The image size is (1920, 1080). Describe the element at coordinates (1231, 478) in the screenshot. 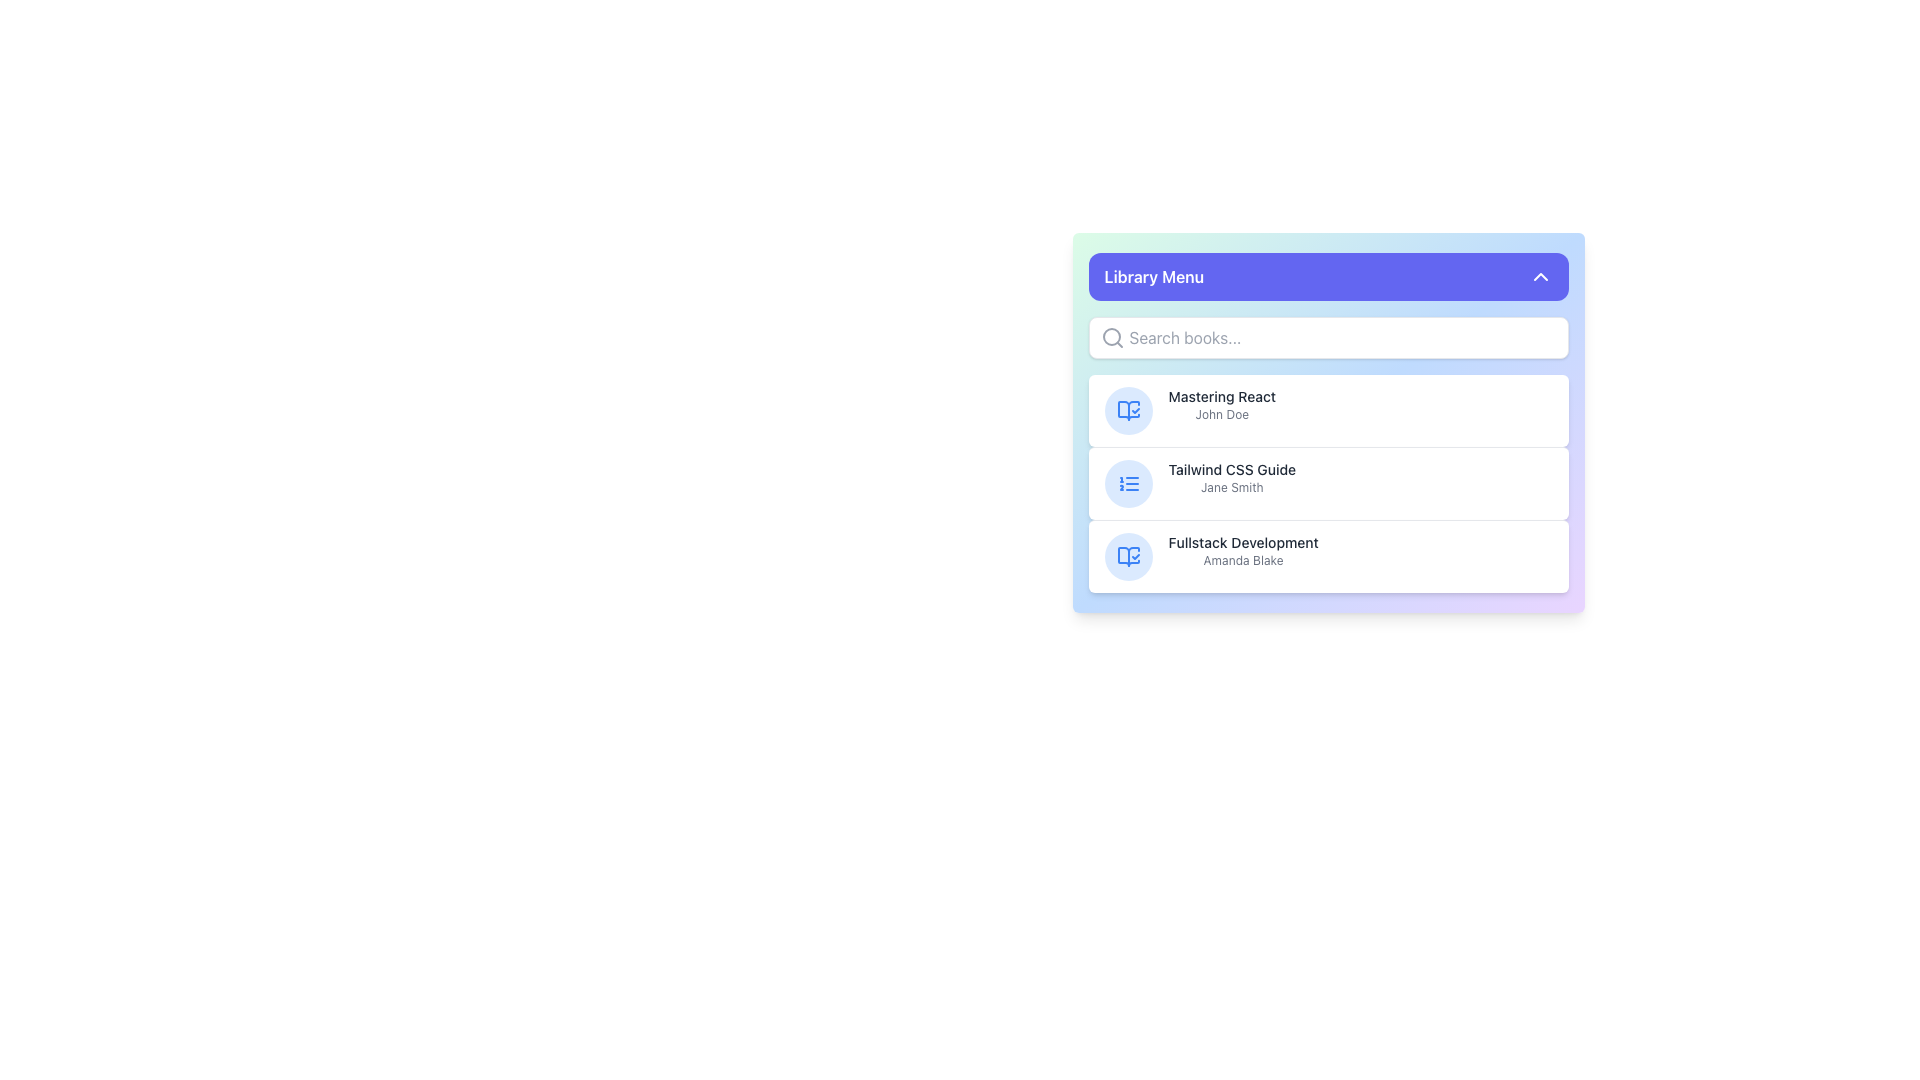

I see `the text block displaying 'Tailwind CSS Guide' by 'Jane Smith'` at that location.